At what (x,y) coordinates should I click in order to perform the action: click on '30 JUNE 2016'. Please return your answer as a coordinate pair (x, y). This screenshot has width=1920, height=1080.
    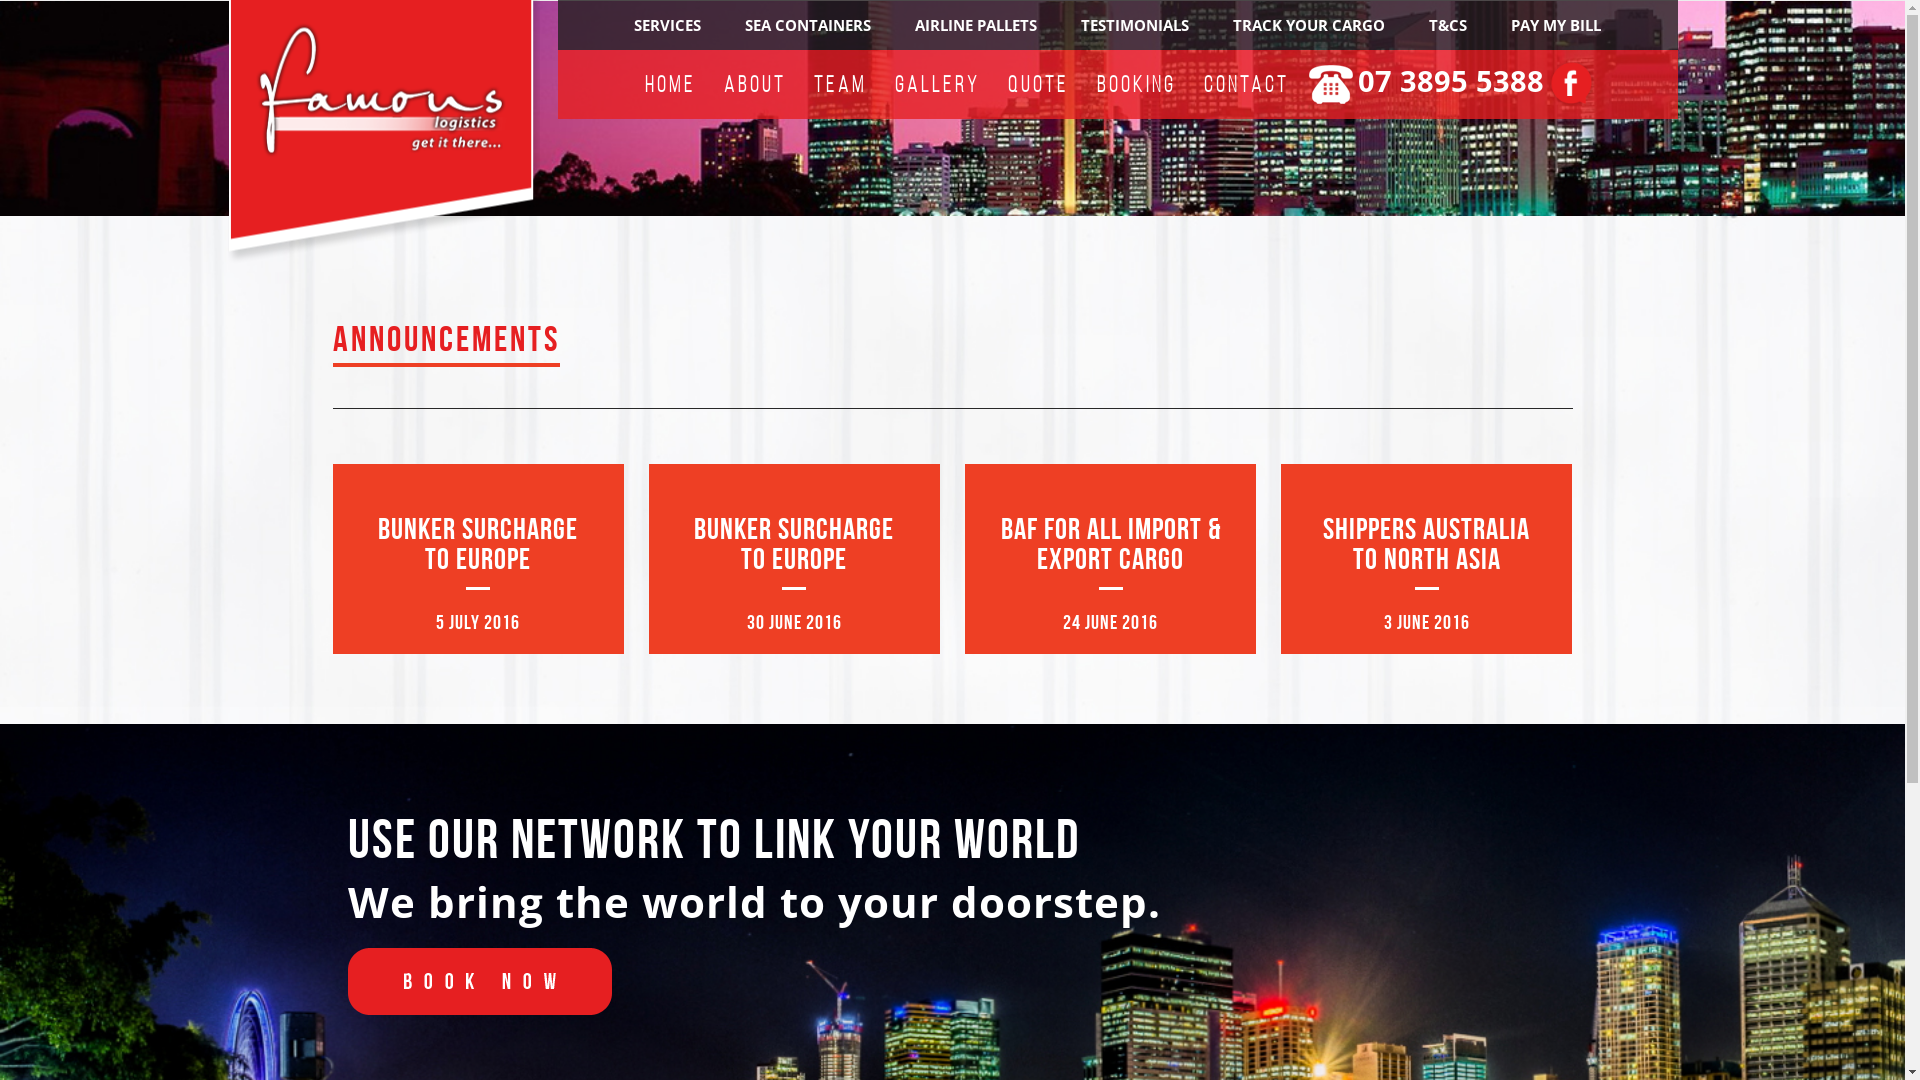
    Looking at the image, I should click on (793, 617).